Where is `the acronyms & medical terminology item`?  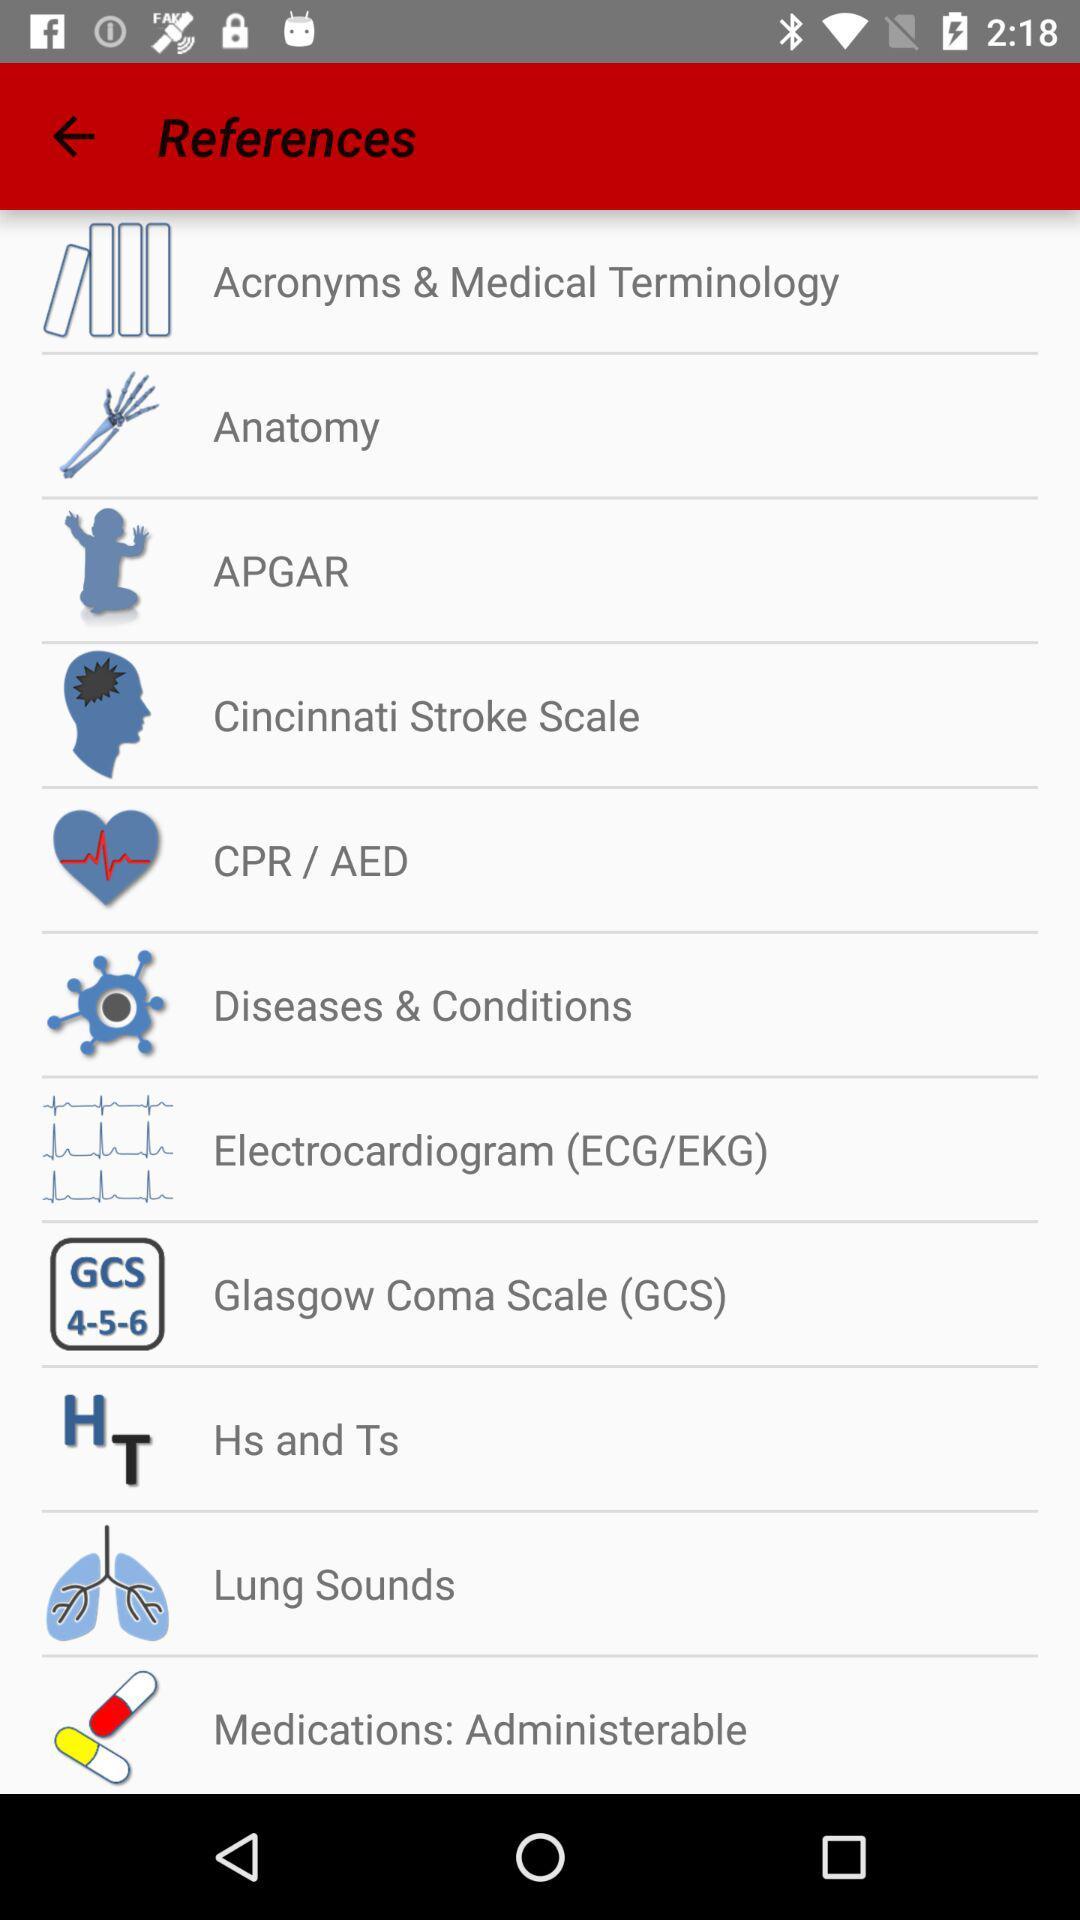
the acronyms & medical terminology item is located at coordinates (505, 279).